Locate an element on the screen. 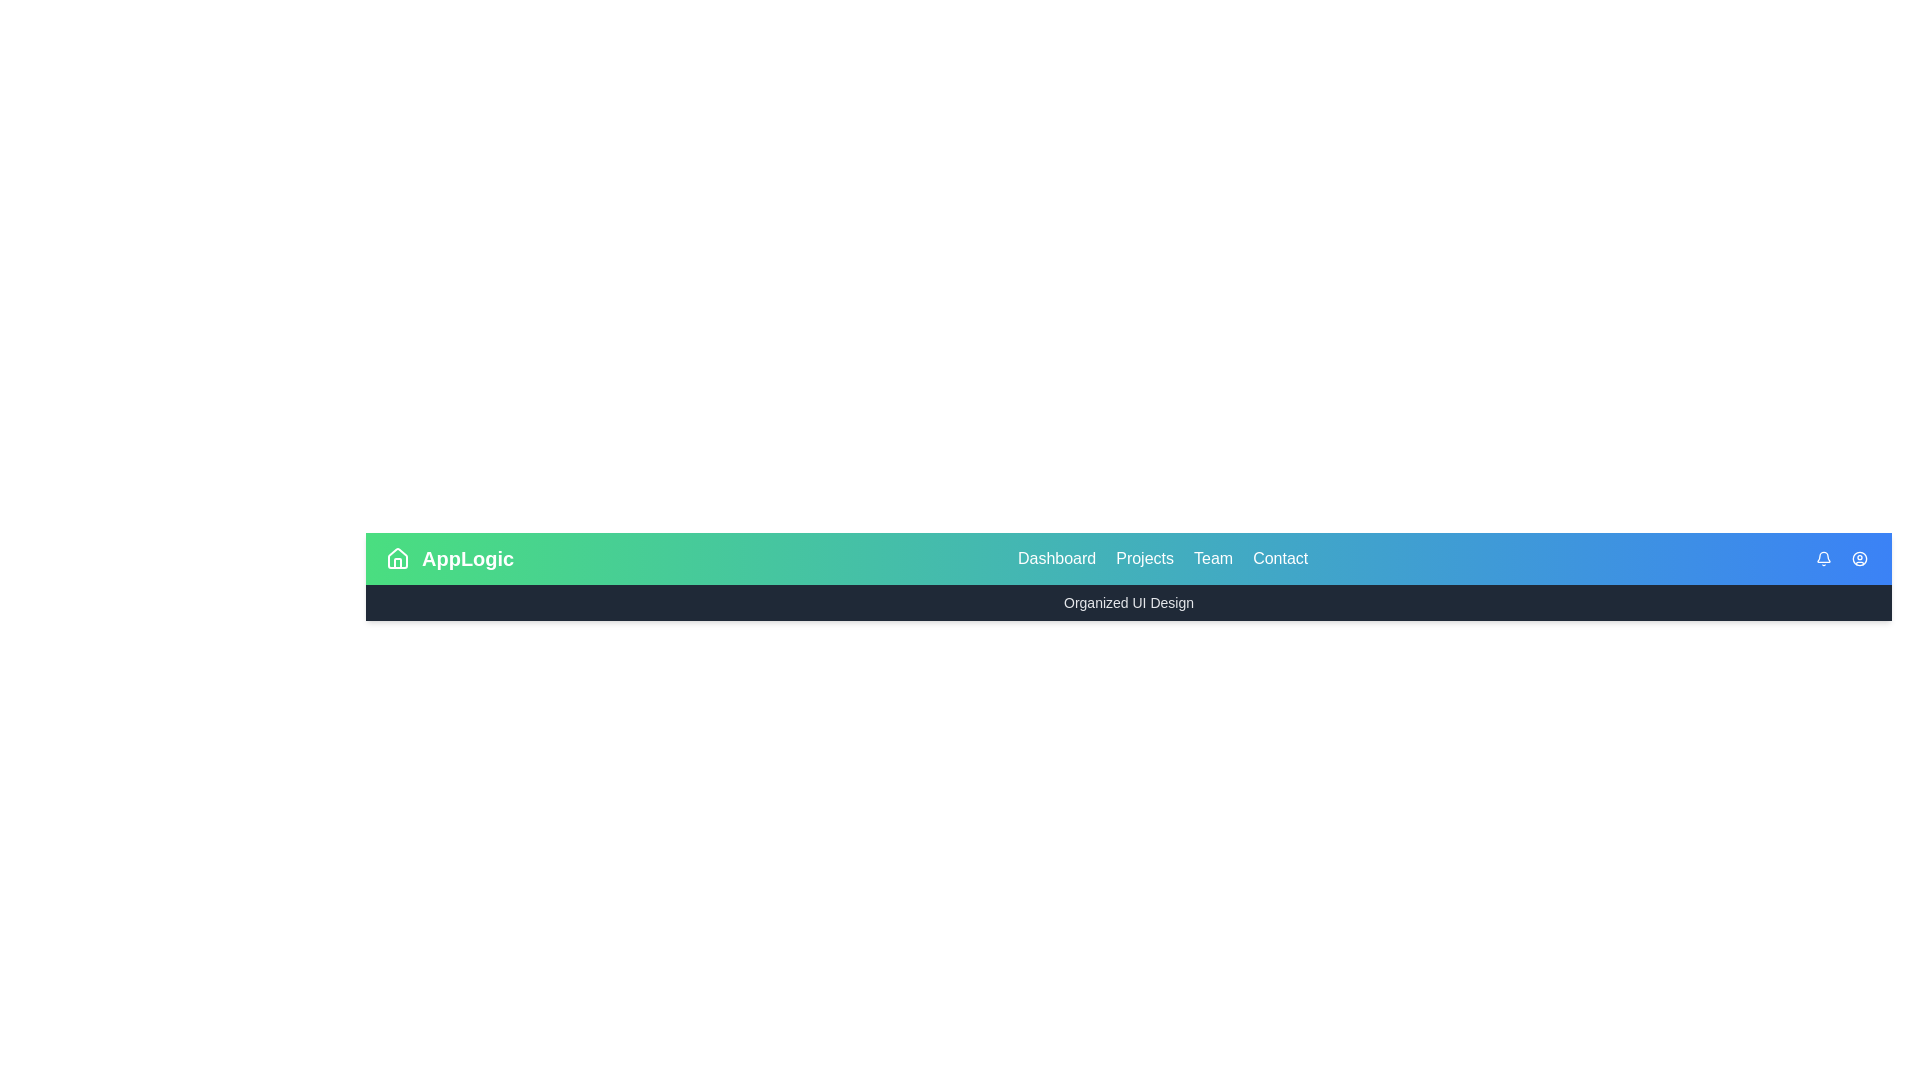 This screenshot has height=1080, width=1920. the logo text 'AppLogic' is located at coordinates (466, 559).